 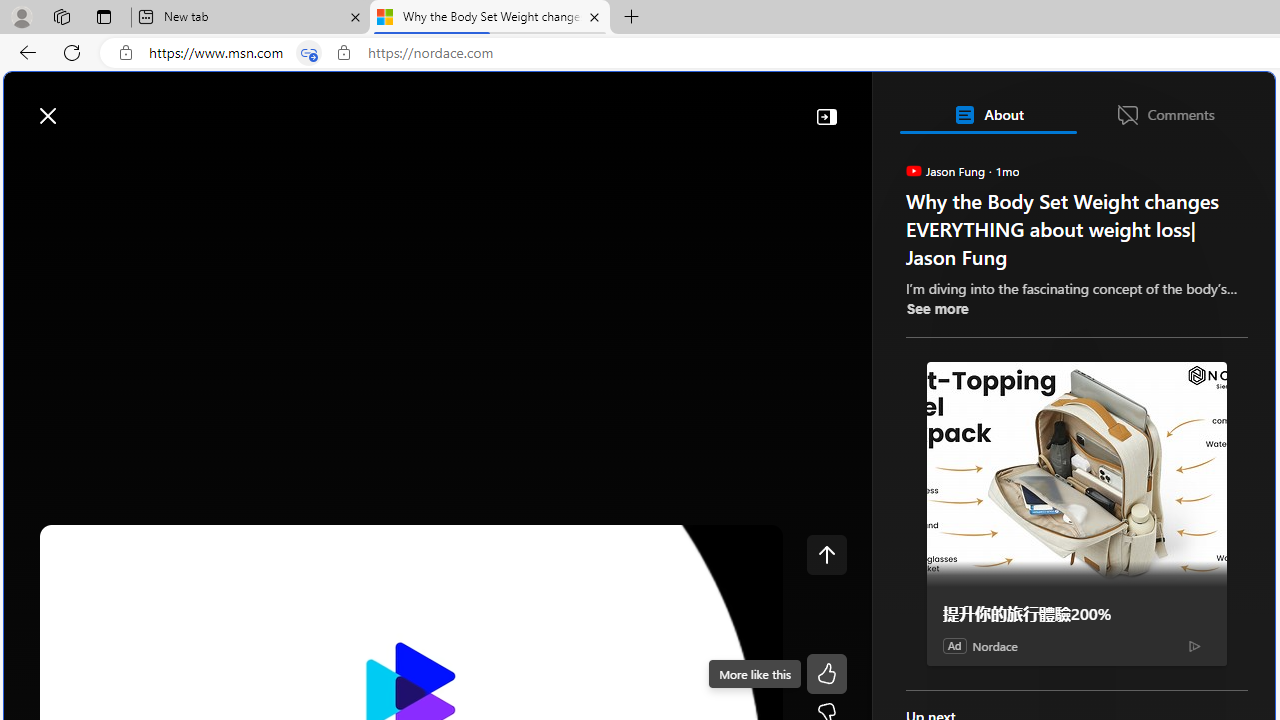 I want to click on 'Collapse', so click(x=826, y=115).